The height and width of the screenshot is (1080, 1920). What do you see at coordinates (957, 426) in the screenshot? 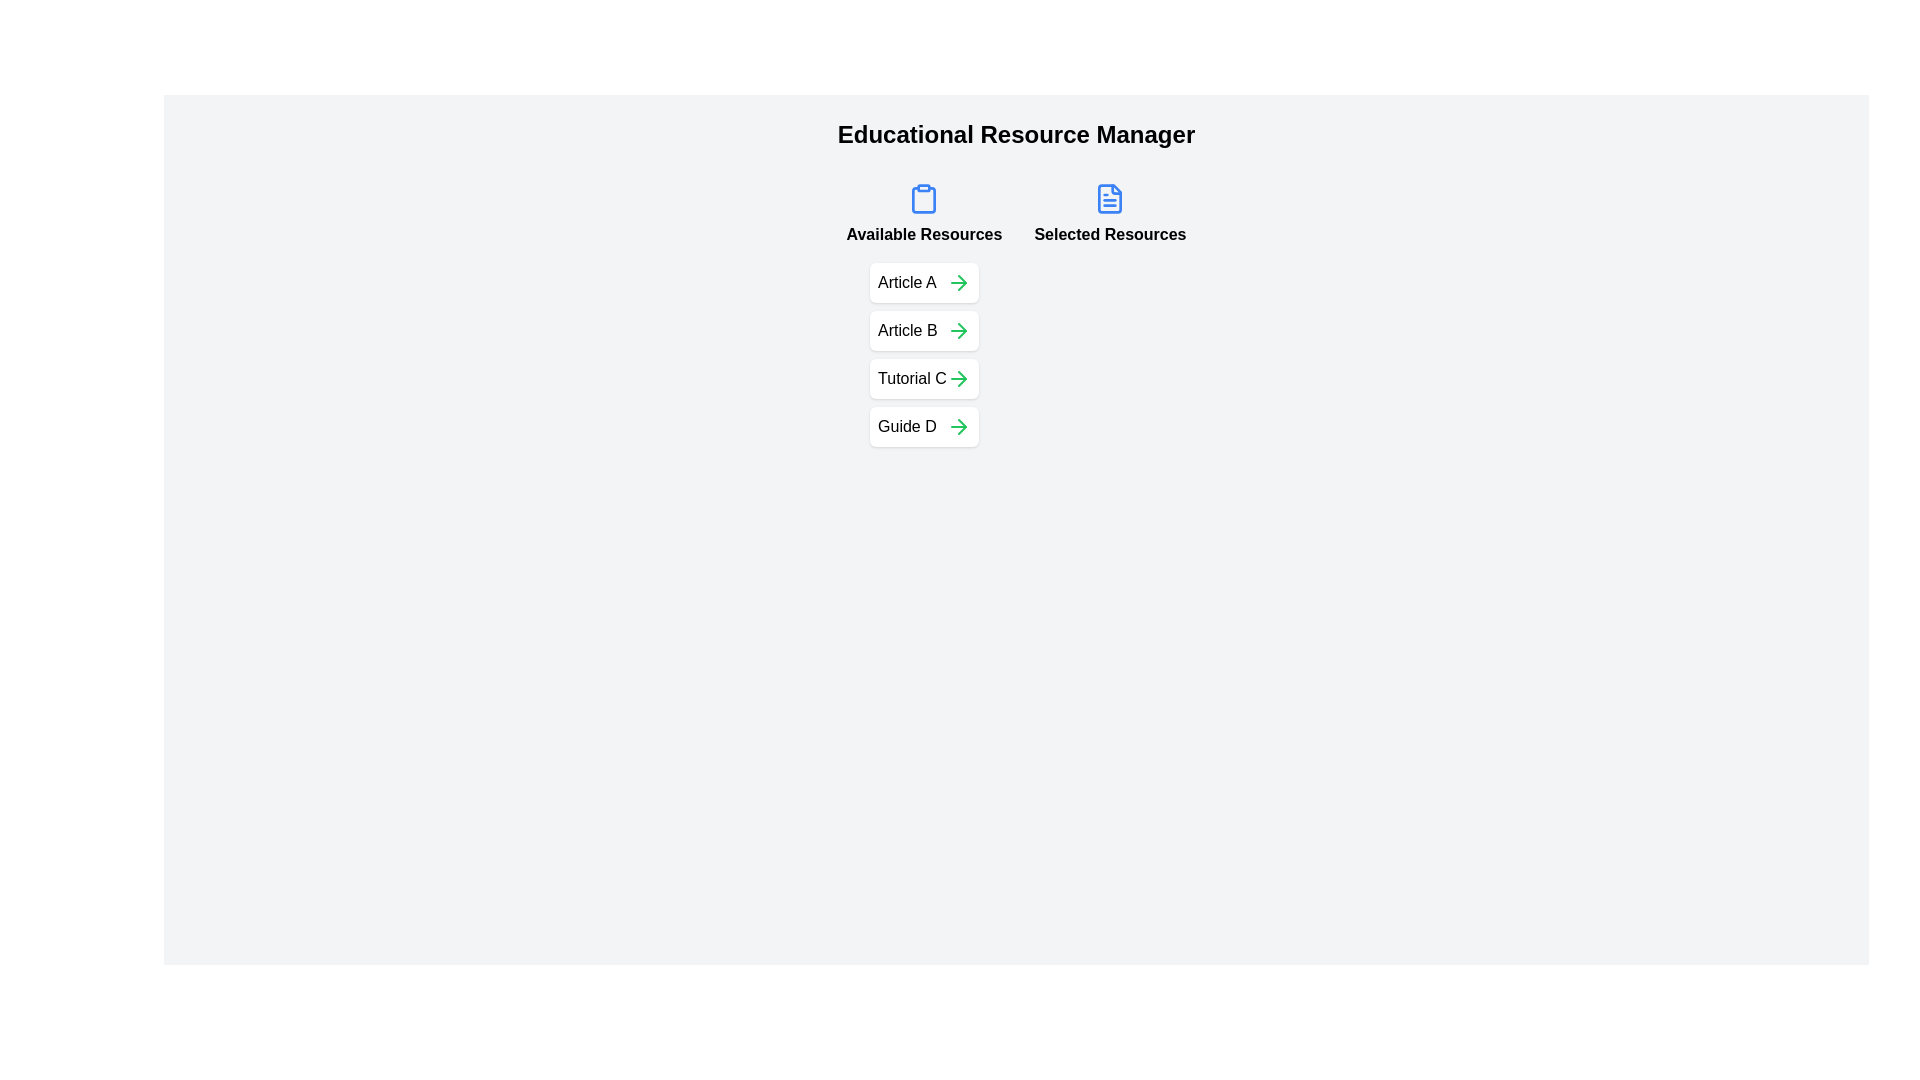
I see `the button to move the resource Guide D from 'Available Resources' to 'Selected Resources'` at bounding box center [957, 426].